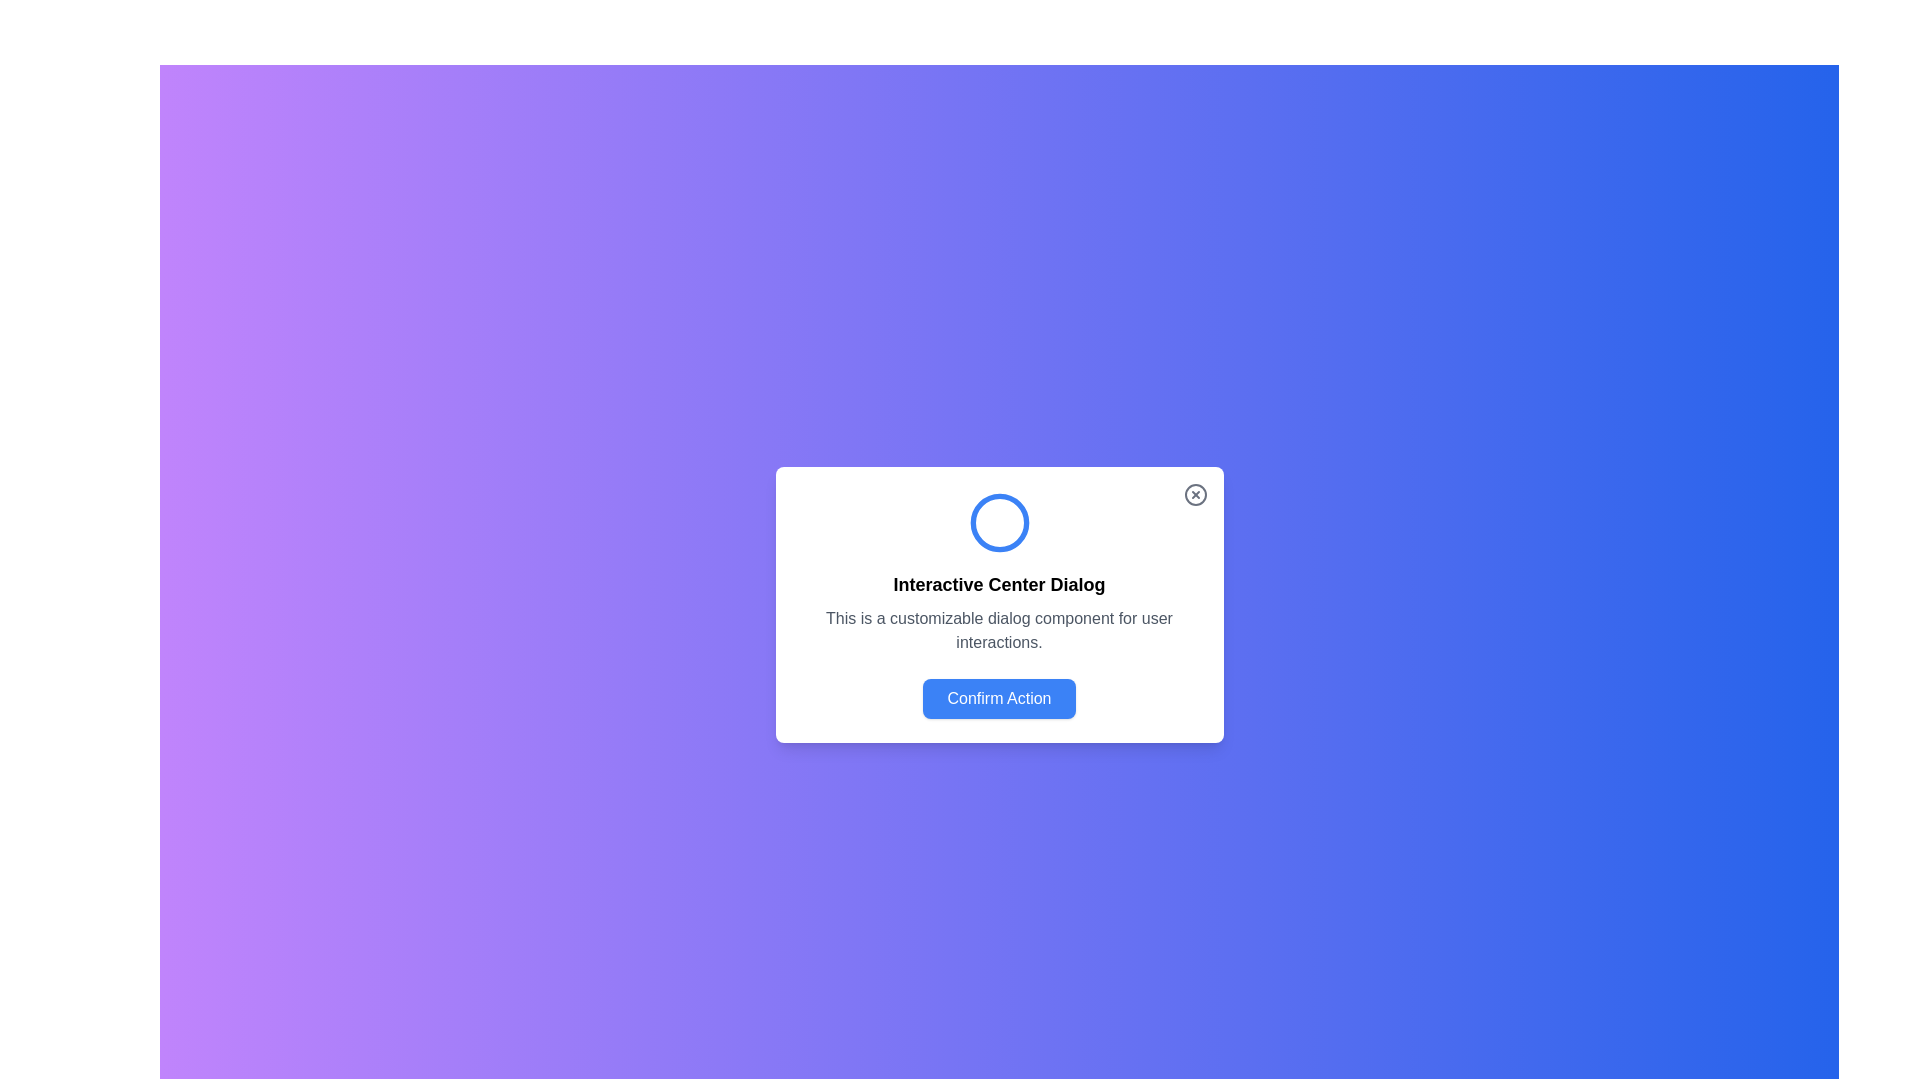  What do you see at coordinates (1195, 494) in the screenshot?
I see `the circular graphical component within the SVG, located at the upper-right corner of the dialog box` at bounding box center [1195, 494].